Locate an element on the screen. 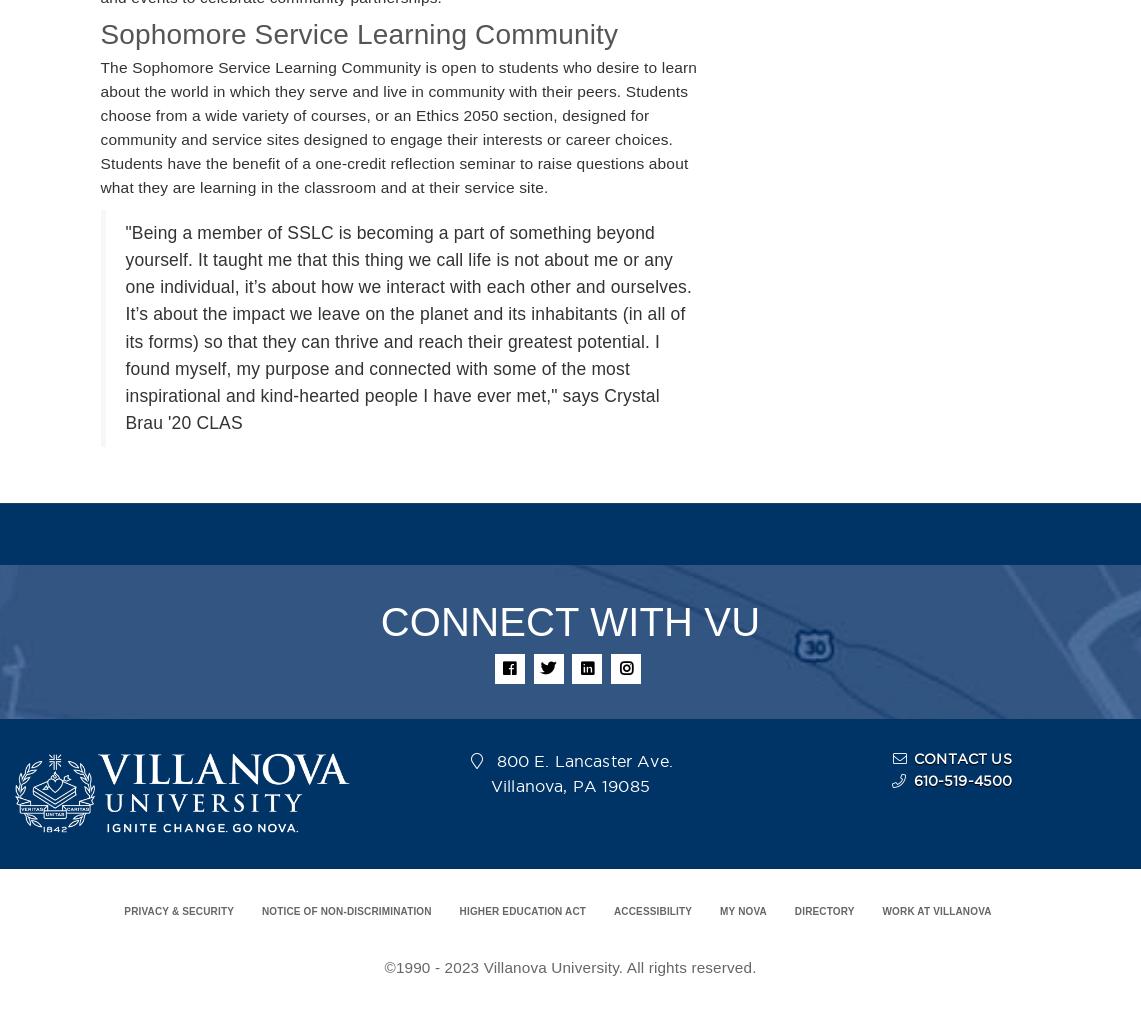  'The Sophomore Service Learning Community is open to students who desire to learn about the world in which they serve and live in community with their peers. Students choose from a wide variety of courses, or an Ethics 2050 section, designed for community and service sites designed to engage their interests or career choices. Students have the benefit of a one-credit reflection seminar to raise questions about what they are learning in the classroom and at their service site.' is located at coordinates (398, 127).